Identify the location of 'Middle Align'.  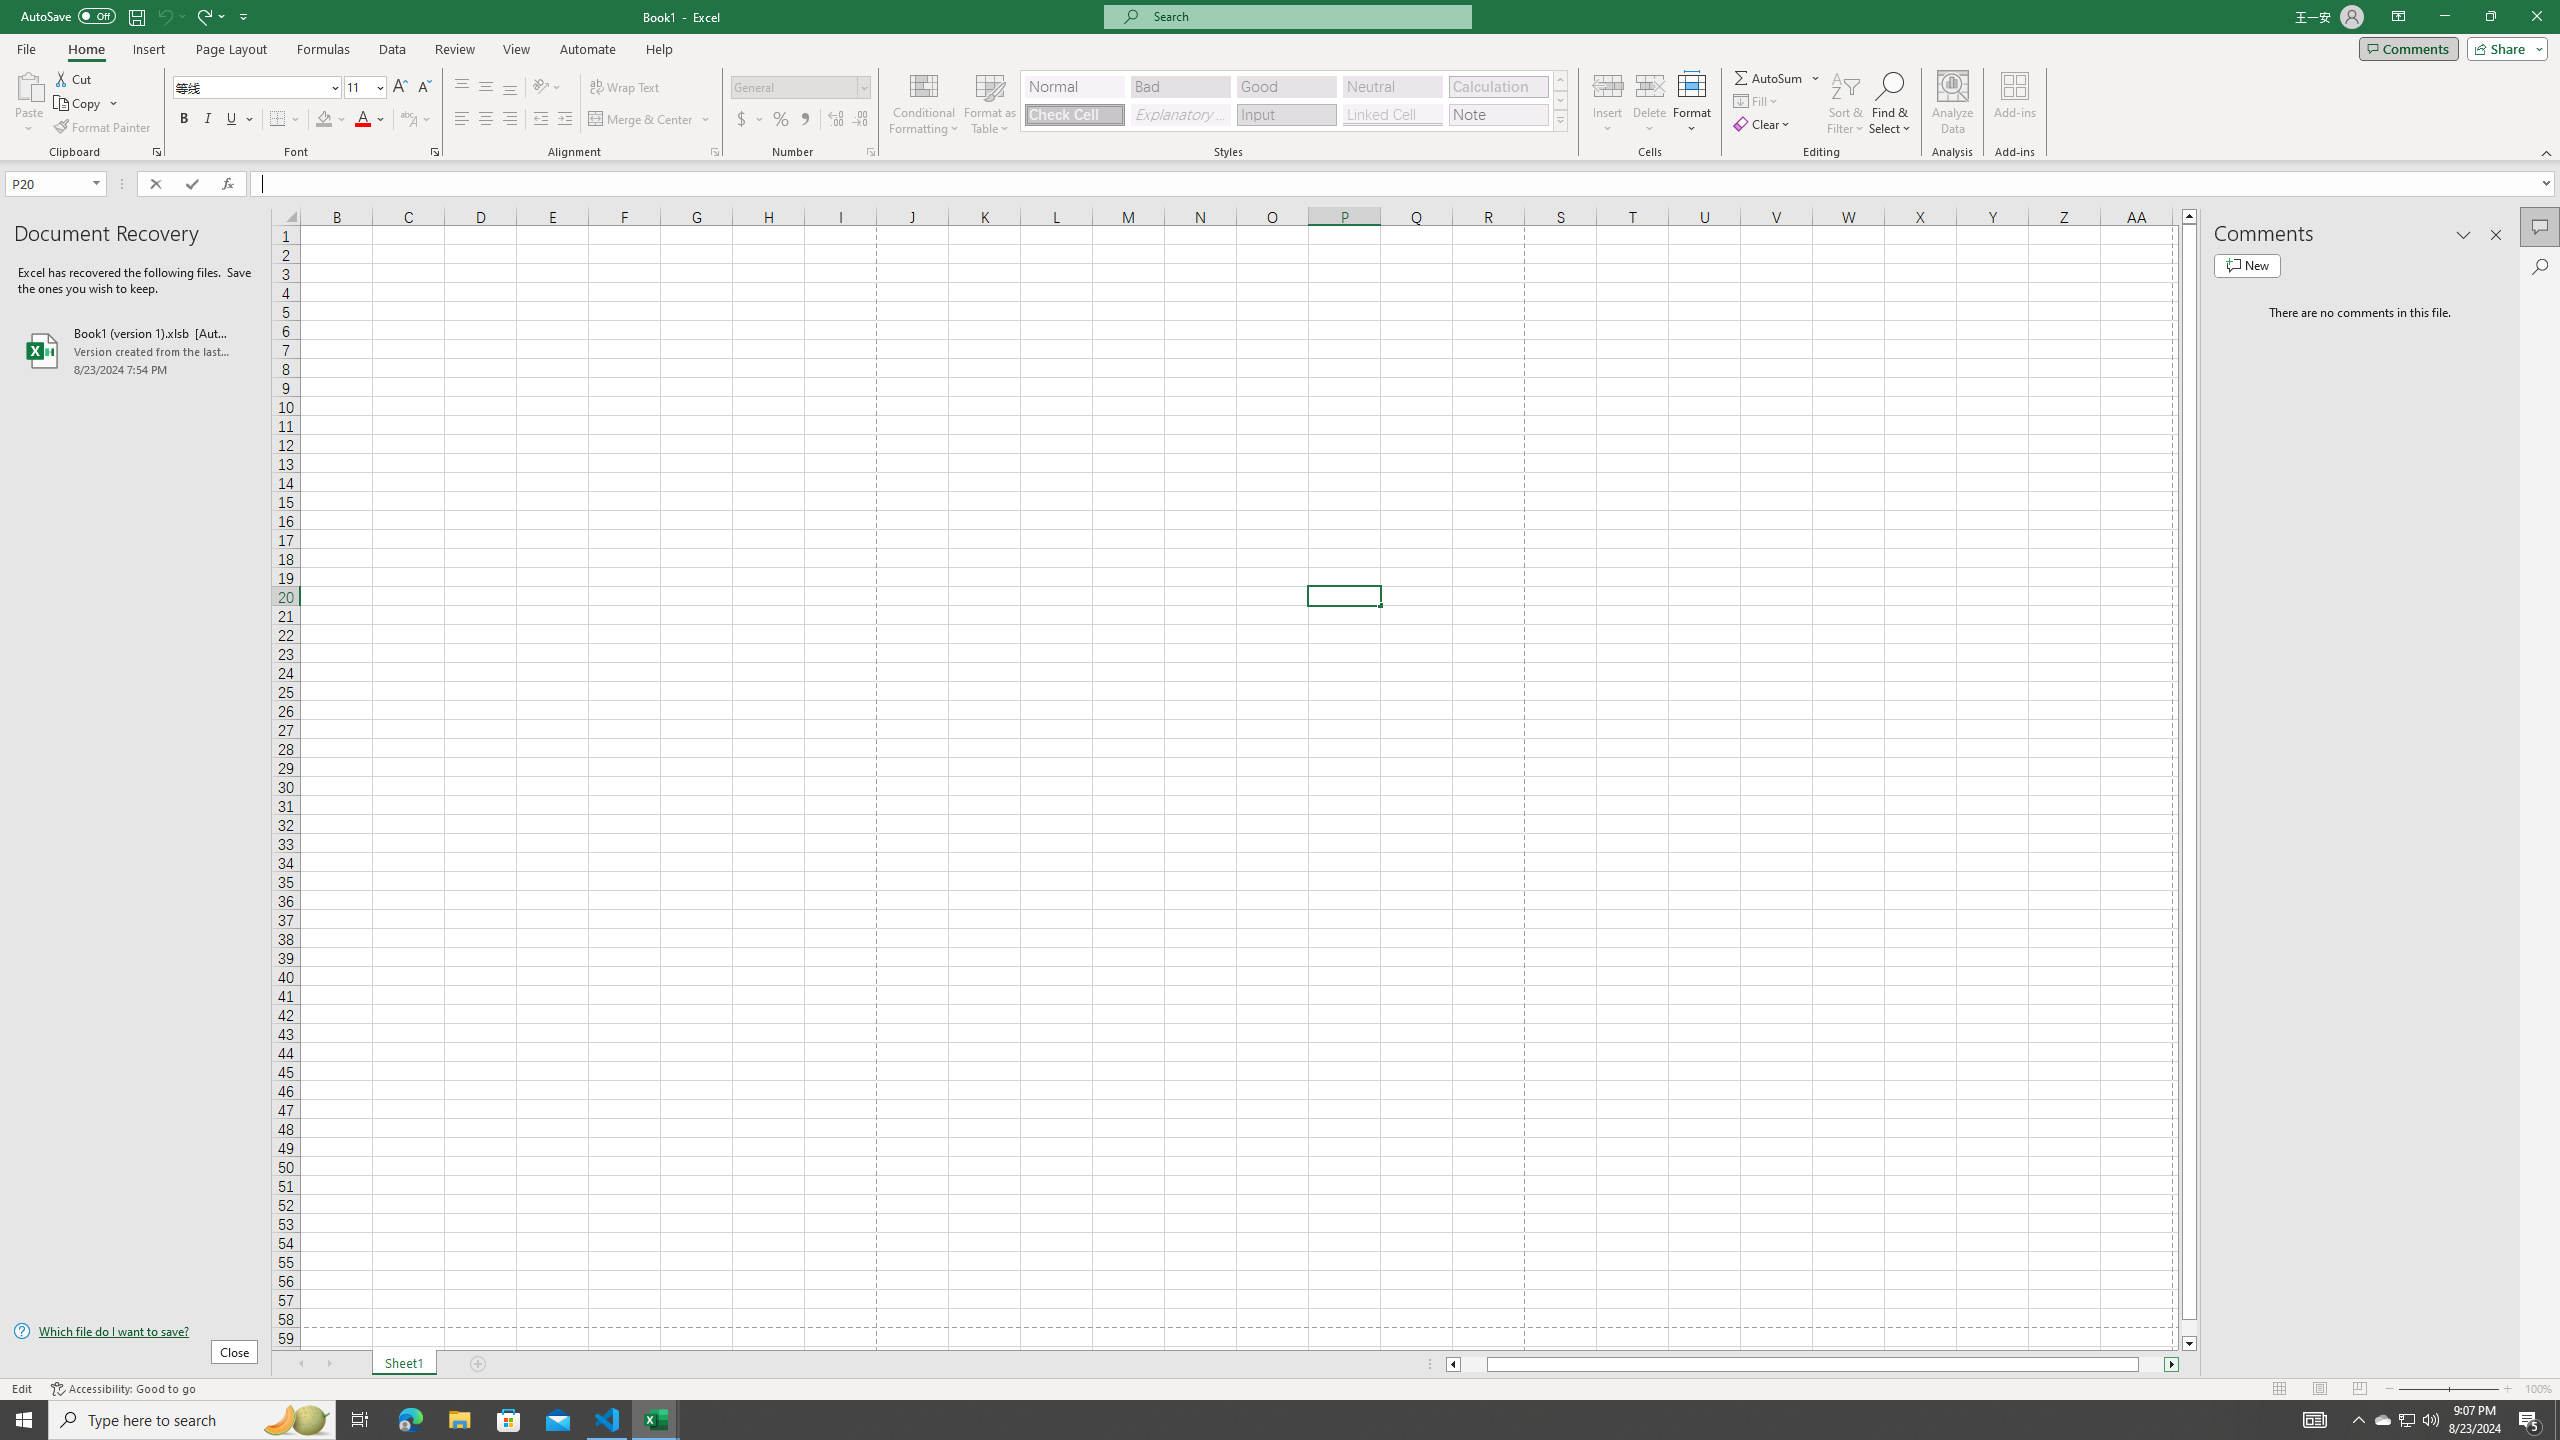
(485, 87).